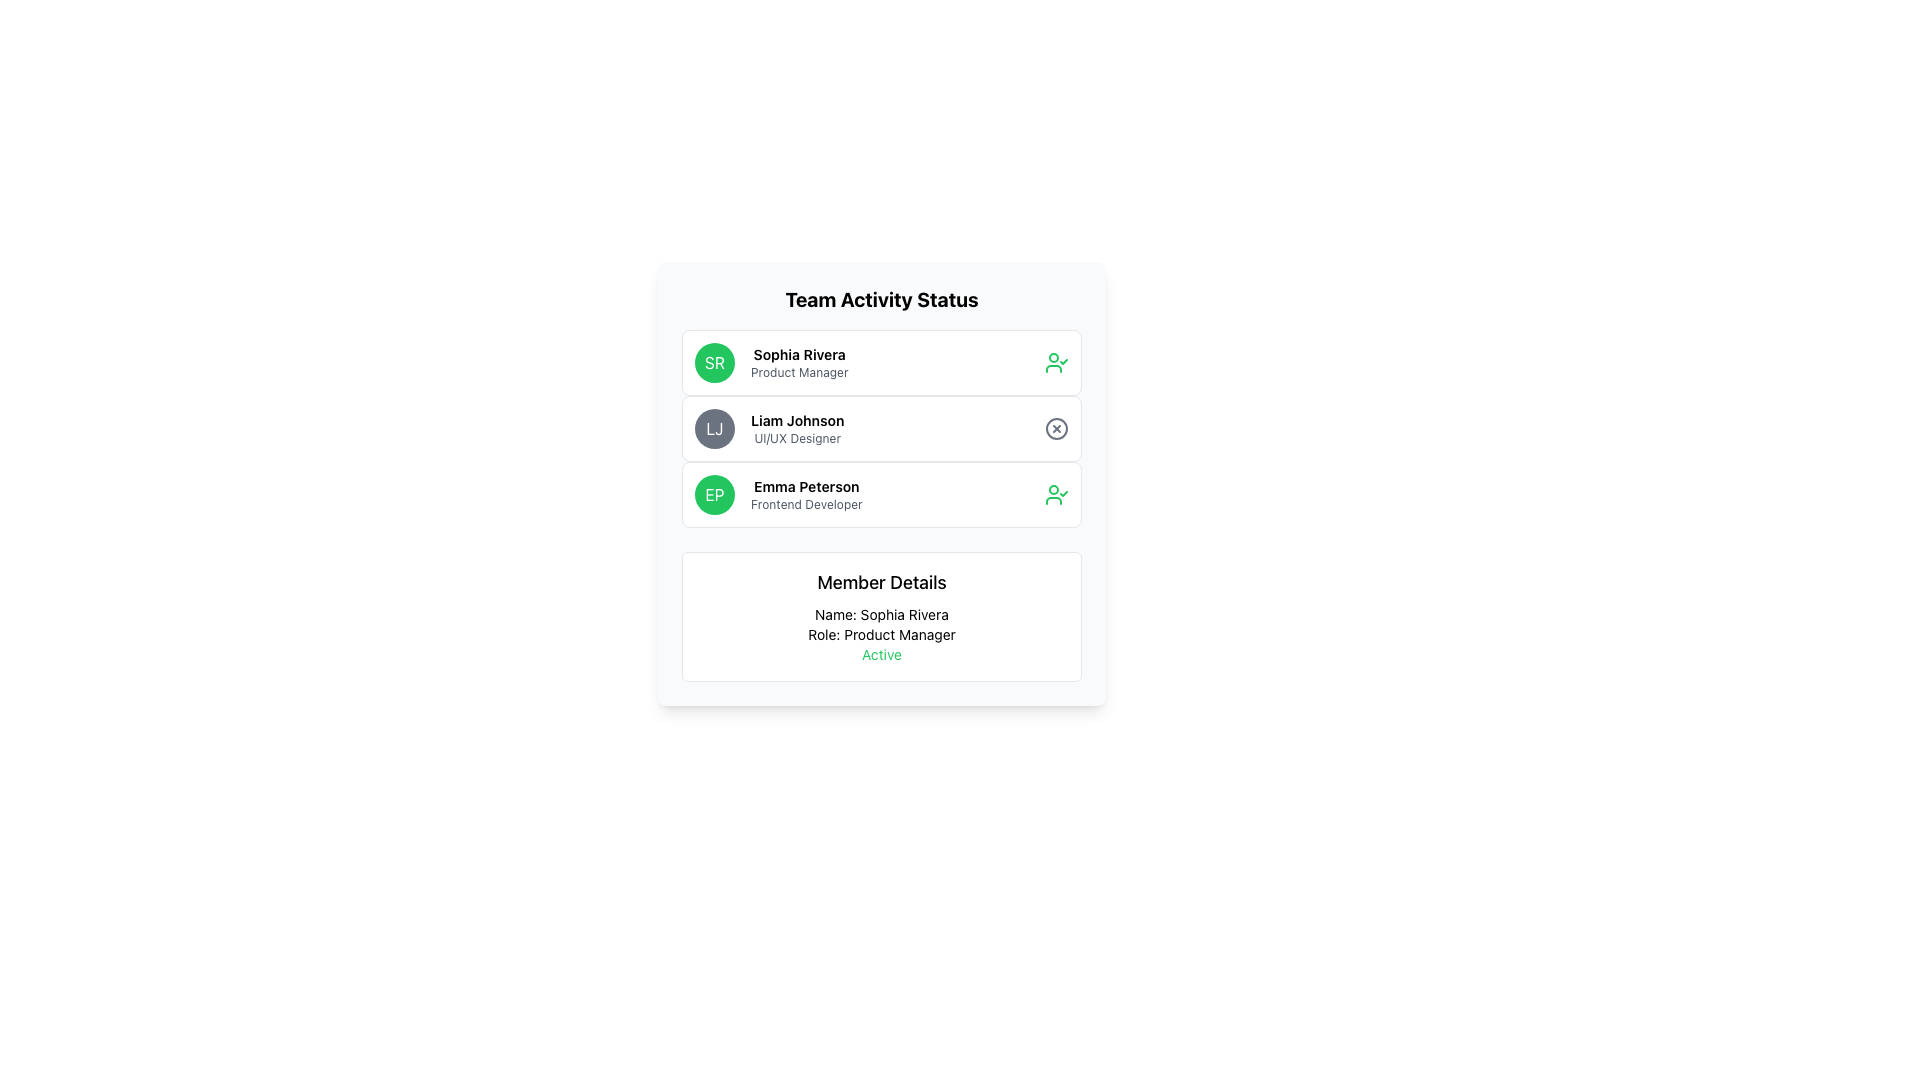 Image resolution: width=1920 pixels, height=1080 pixels. Describe the element at coordinates (881, 613) in the screenshot. I see `the user name label 'Sophia Rivera' within the detailed member information section, which is located beneath the title 'Member Details' and above 'Role: Product Manager'` at that location.